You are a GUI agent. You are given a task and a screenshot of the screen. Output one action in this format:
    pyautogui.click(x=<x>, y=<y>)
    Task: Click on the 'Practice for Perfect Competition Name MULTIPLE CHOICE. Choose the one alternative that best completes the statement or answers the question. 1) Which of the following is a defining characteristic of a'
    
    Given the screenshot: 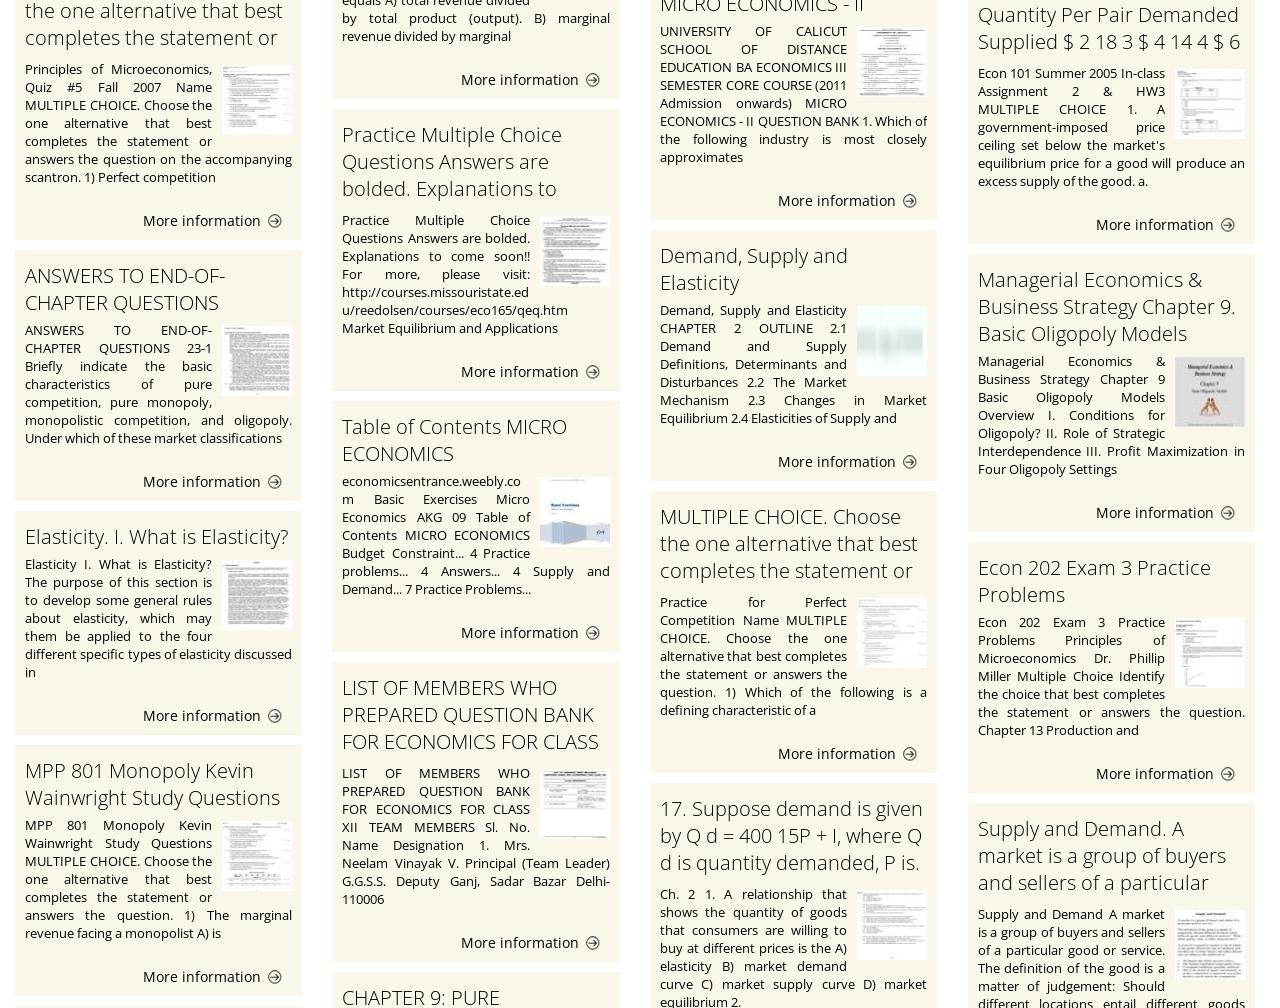 What is the action you would take?
    pyautogui.click(x=791, y=656)
    